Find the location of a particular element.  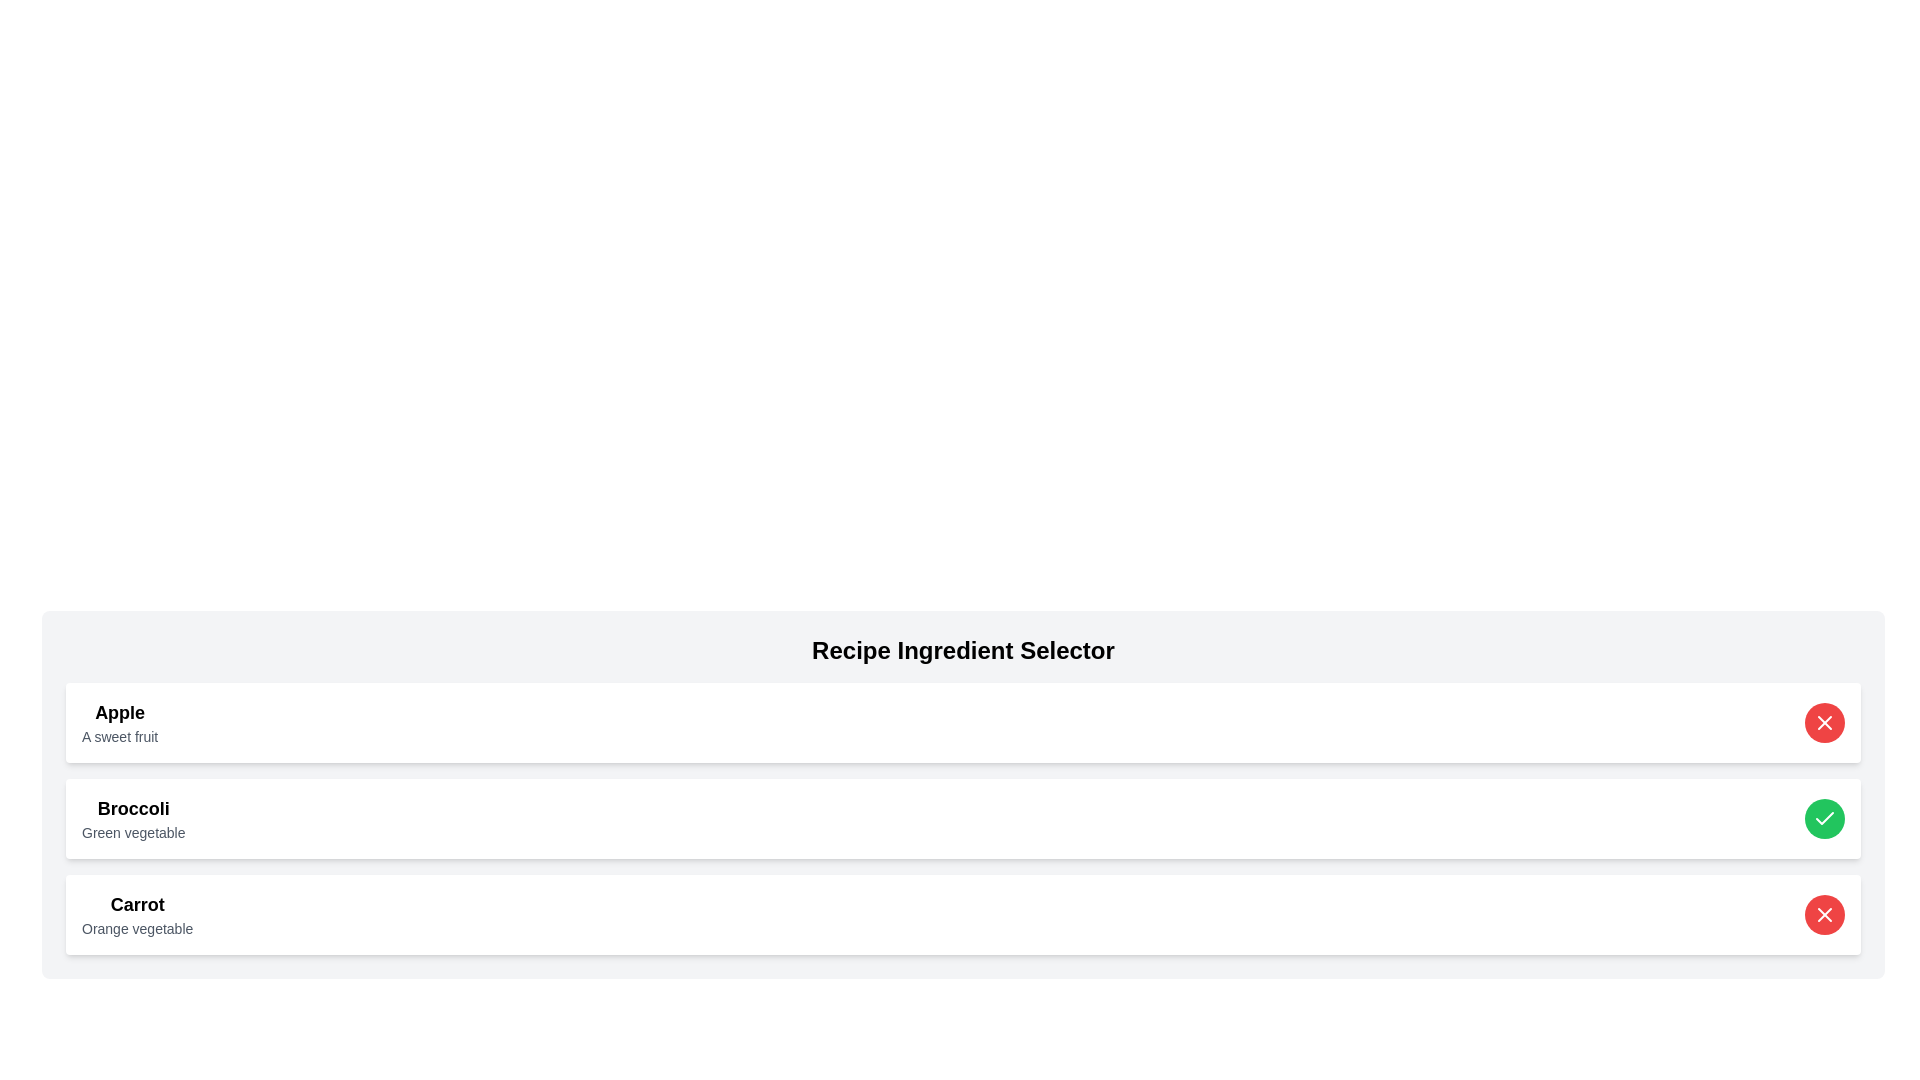

the header title element that serves as the title for the ingredient selection panel, which is centrally aligned at the top of its section is located at coordinates (963, 651).